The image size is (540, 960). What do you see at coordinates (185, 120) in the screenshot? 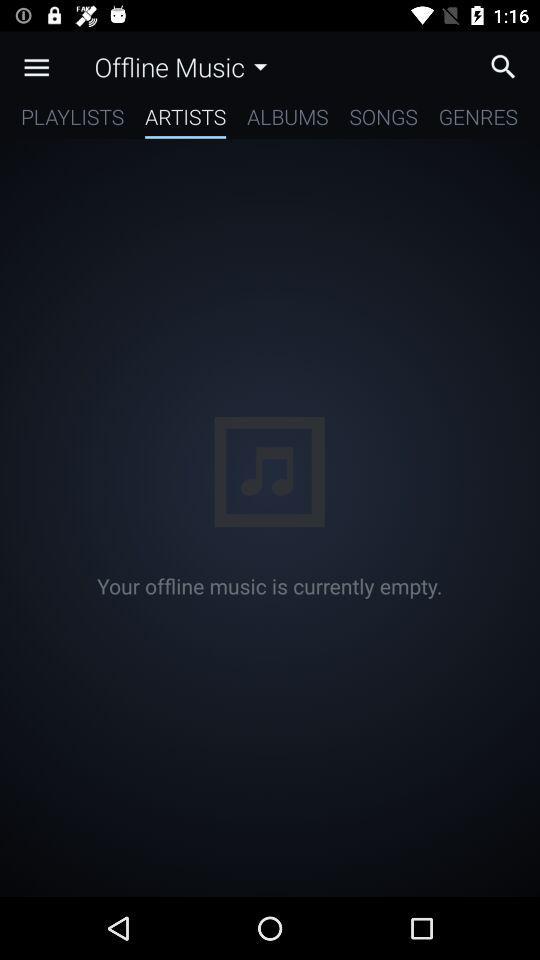
I see `the app next to the playlists icon` at bounding box center [185, 120].